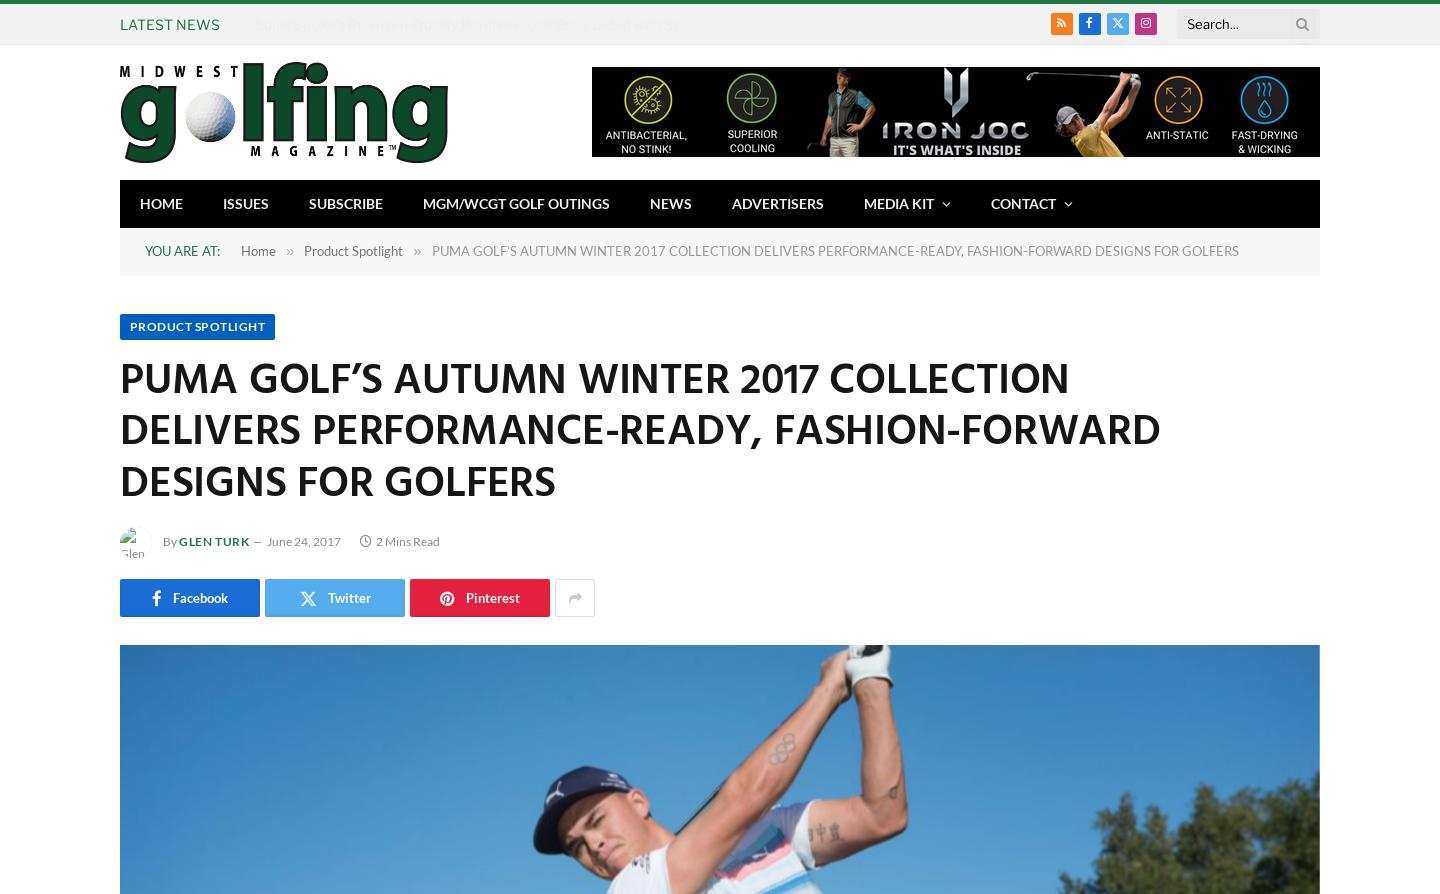  Describe the element at coordinates (144, 250) in the screenshot. I see `'You are at:'` at that location.